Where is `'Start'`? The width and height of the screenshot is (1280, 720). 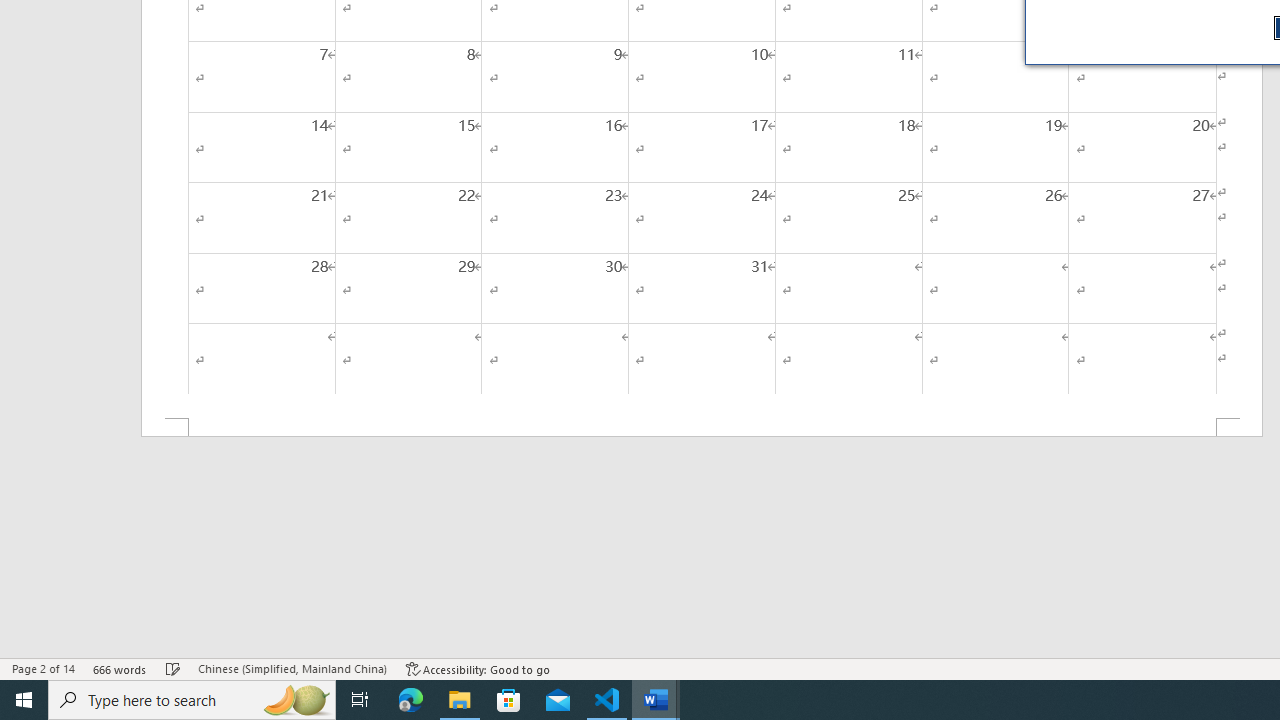
'Start' is located at coordinates (24, 698).